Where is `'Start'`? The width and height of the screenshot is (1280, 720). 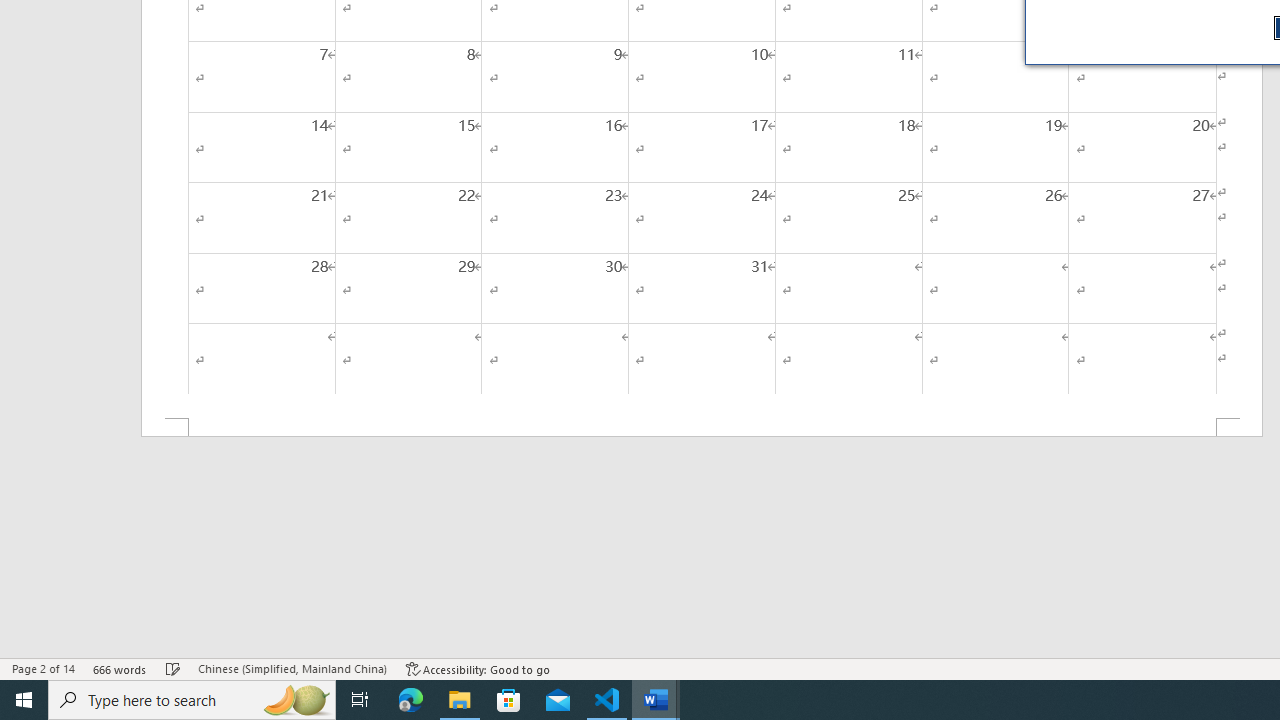
'Start' is located at coordinates (24, 698).